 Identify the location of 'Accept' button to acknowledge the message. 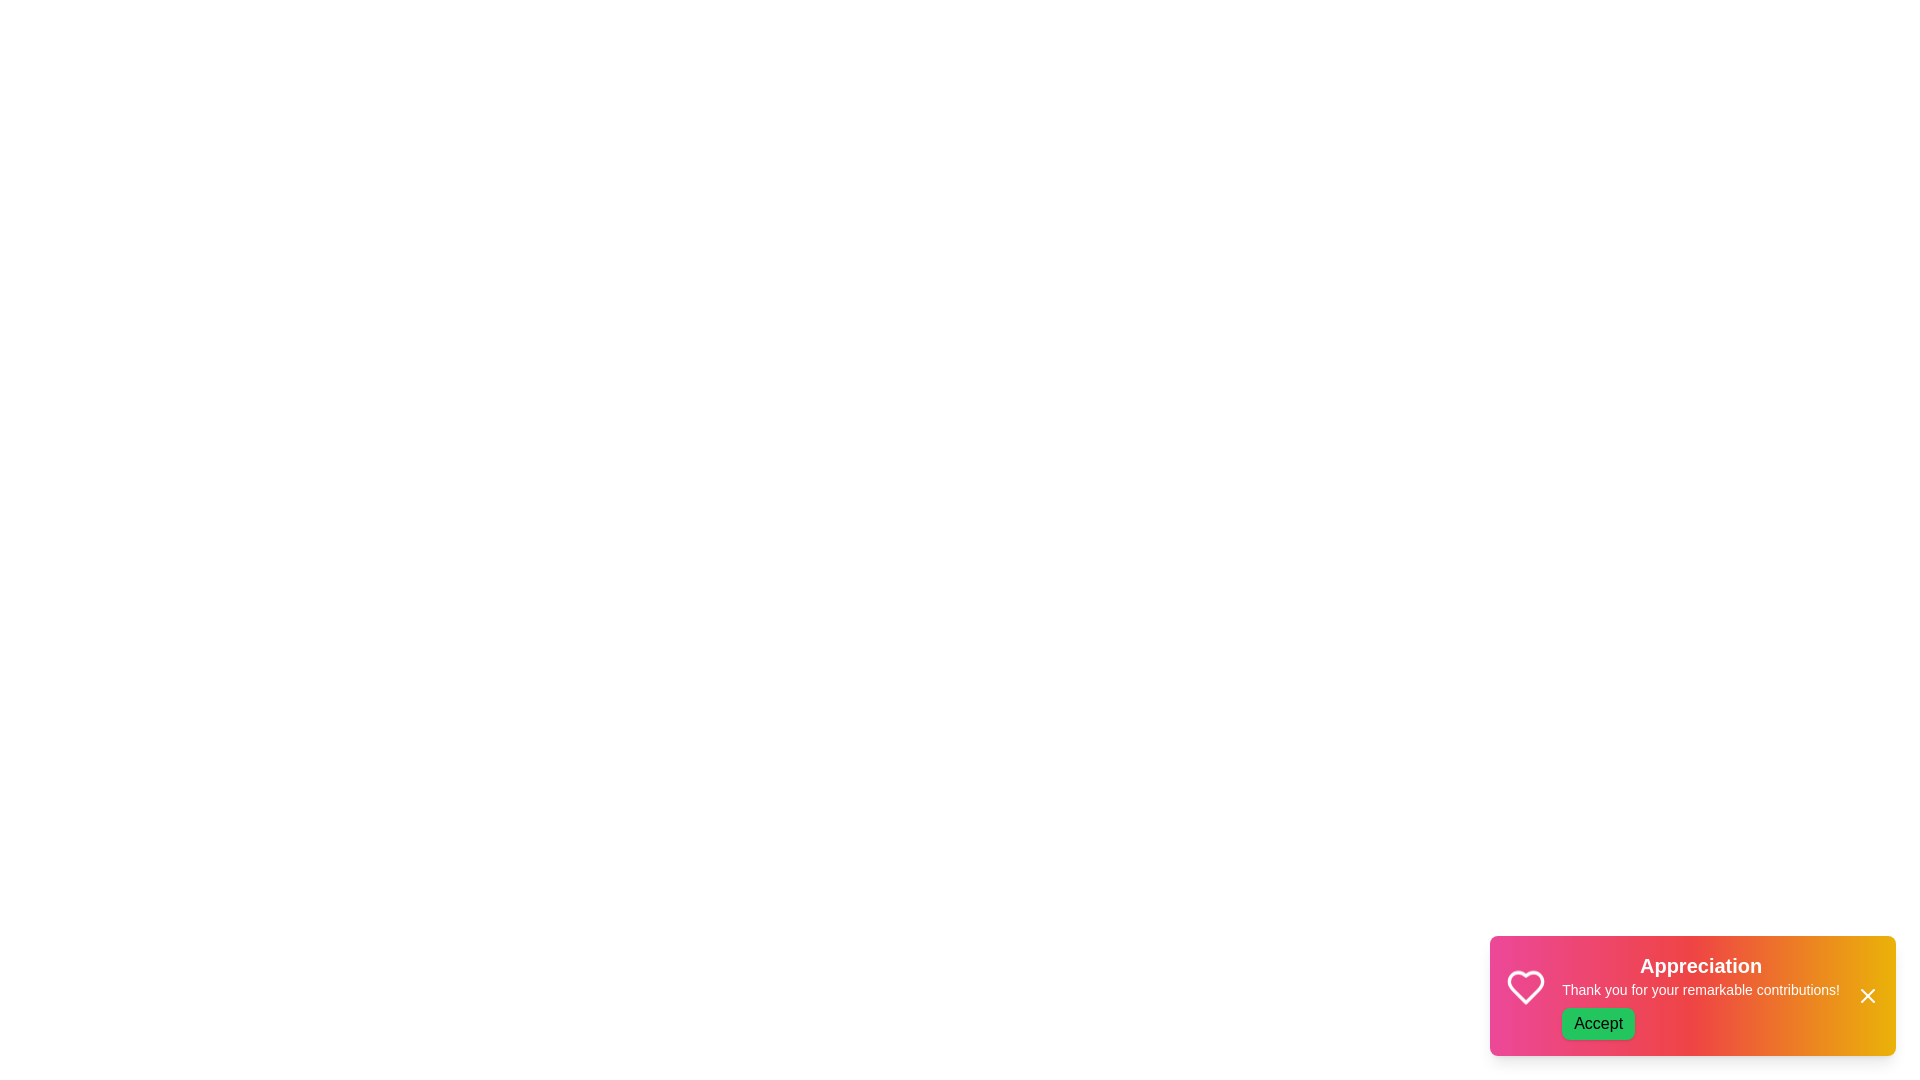
(1597, 1023).